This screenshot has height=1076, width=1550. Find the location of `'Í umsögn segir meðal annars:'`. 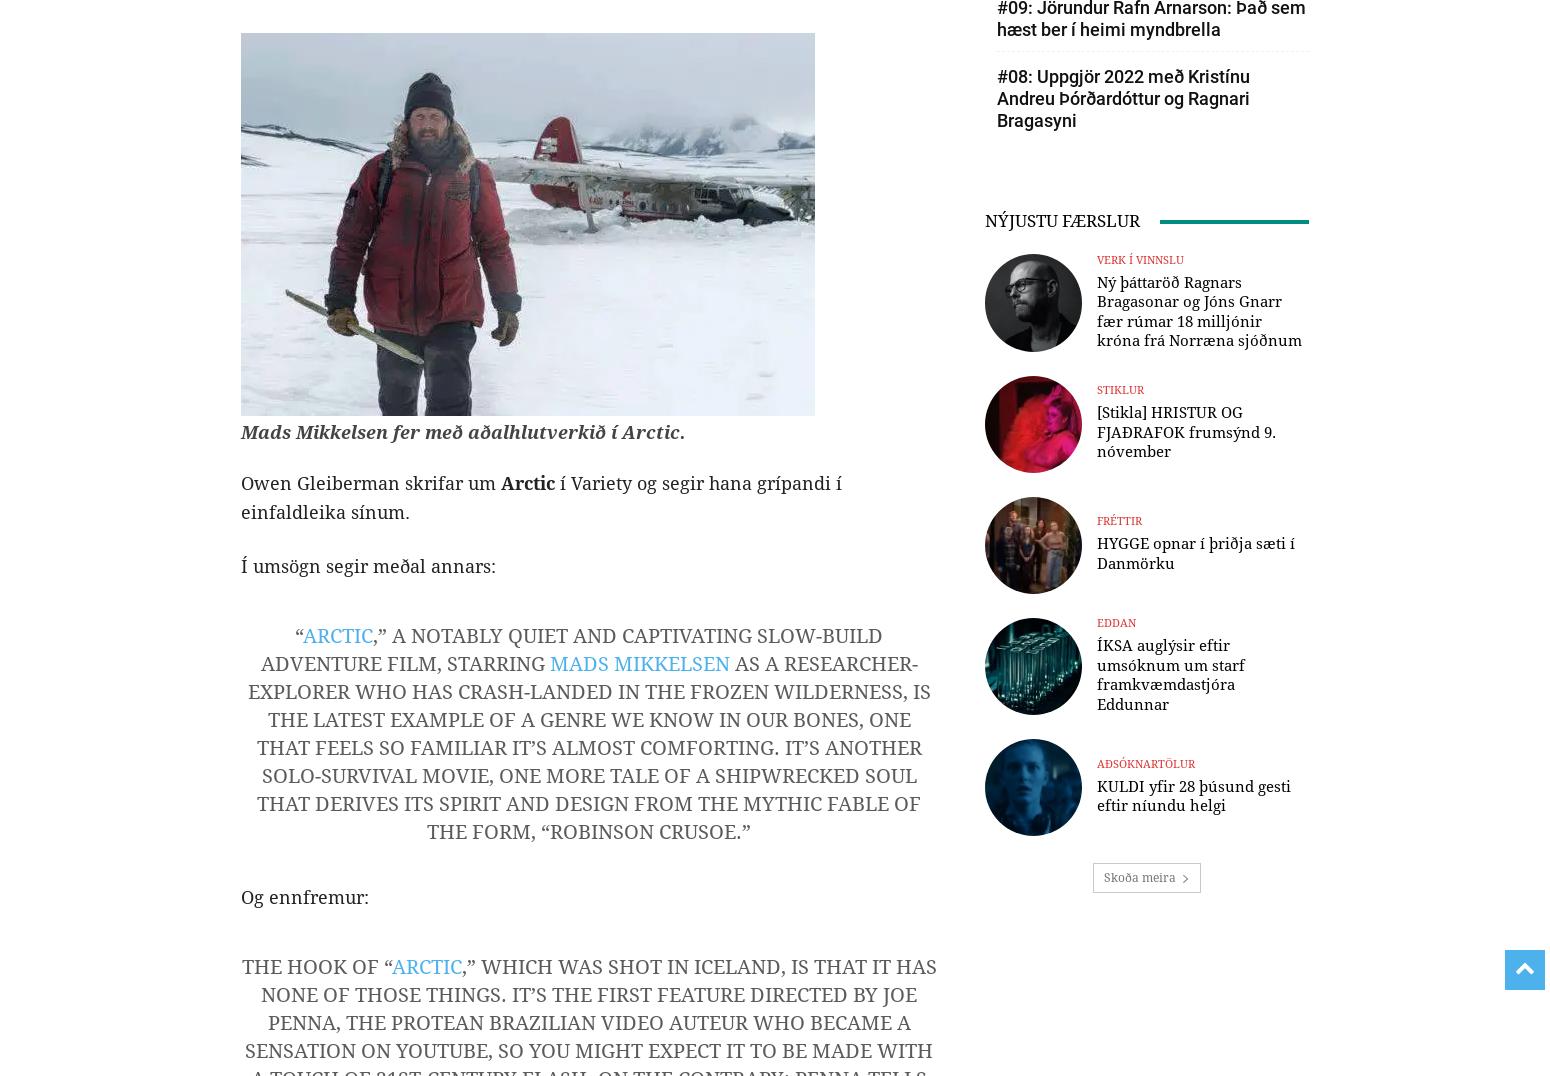

'Í umsögn segir meðal annars:' is located at coordinates (367, 565).